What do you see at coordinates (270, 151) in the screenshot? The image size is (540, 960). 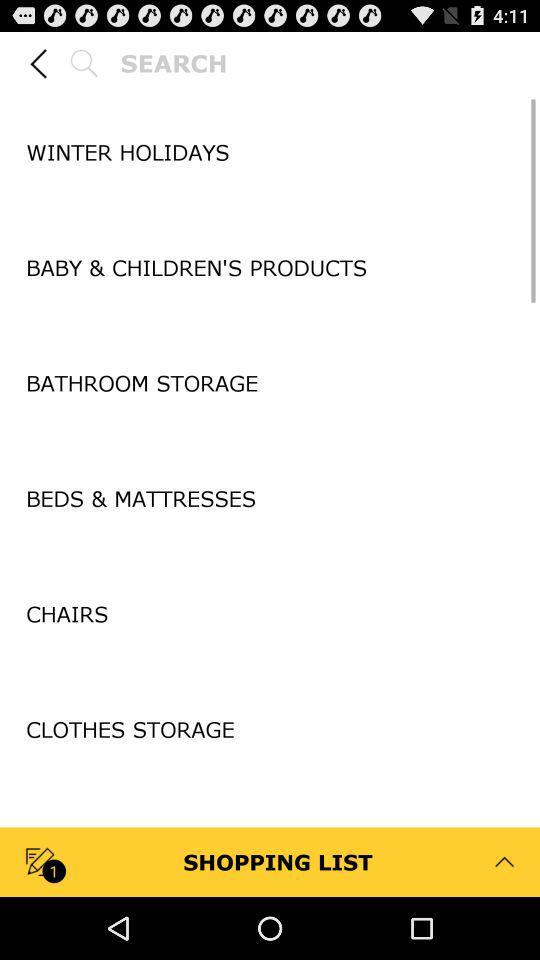 I see `winter holidays item` at bounding box center [270, 151].